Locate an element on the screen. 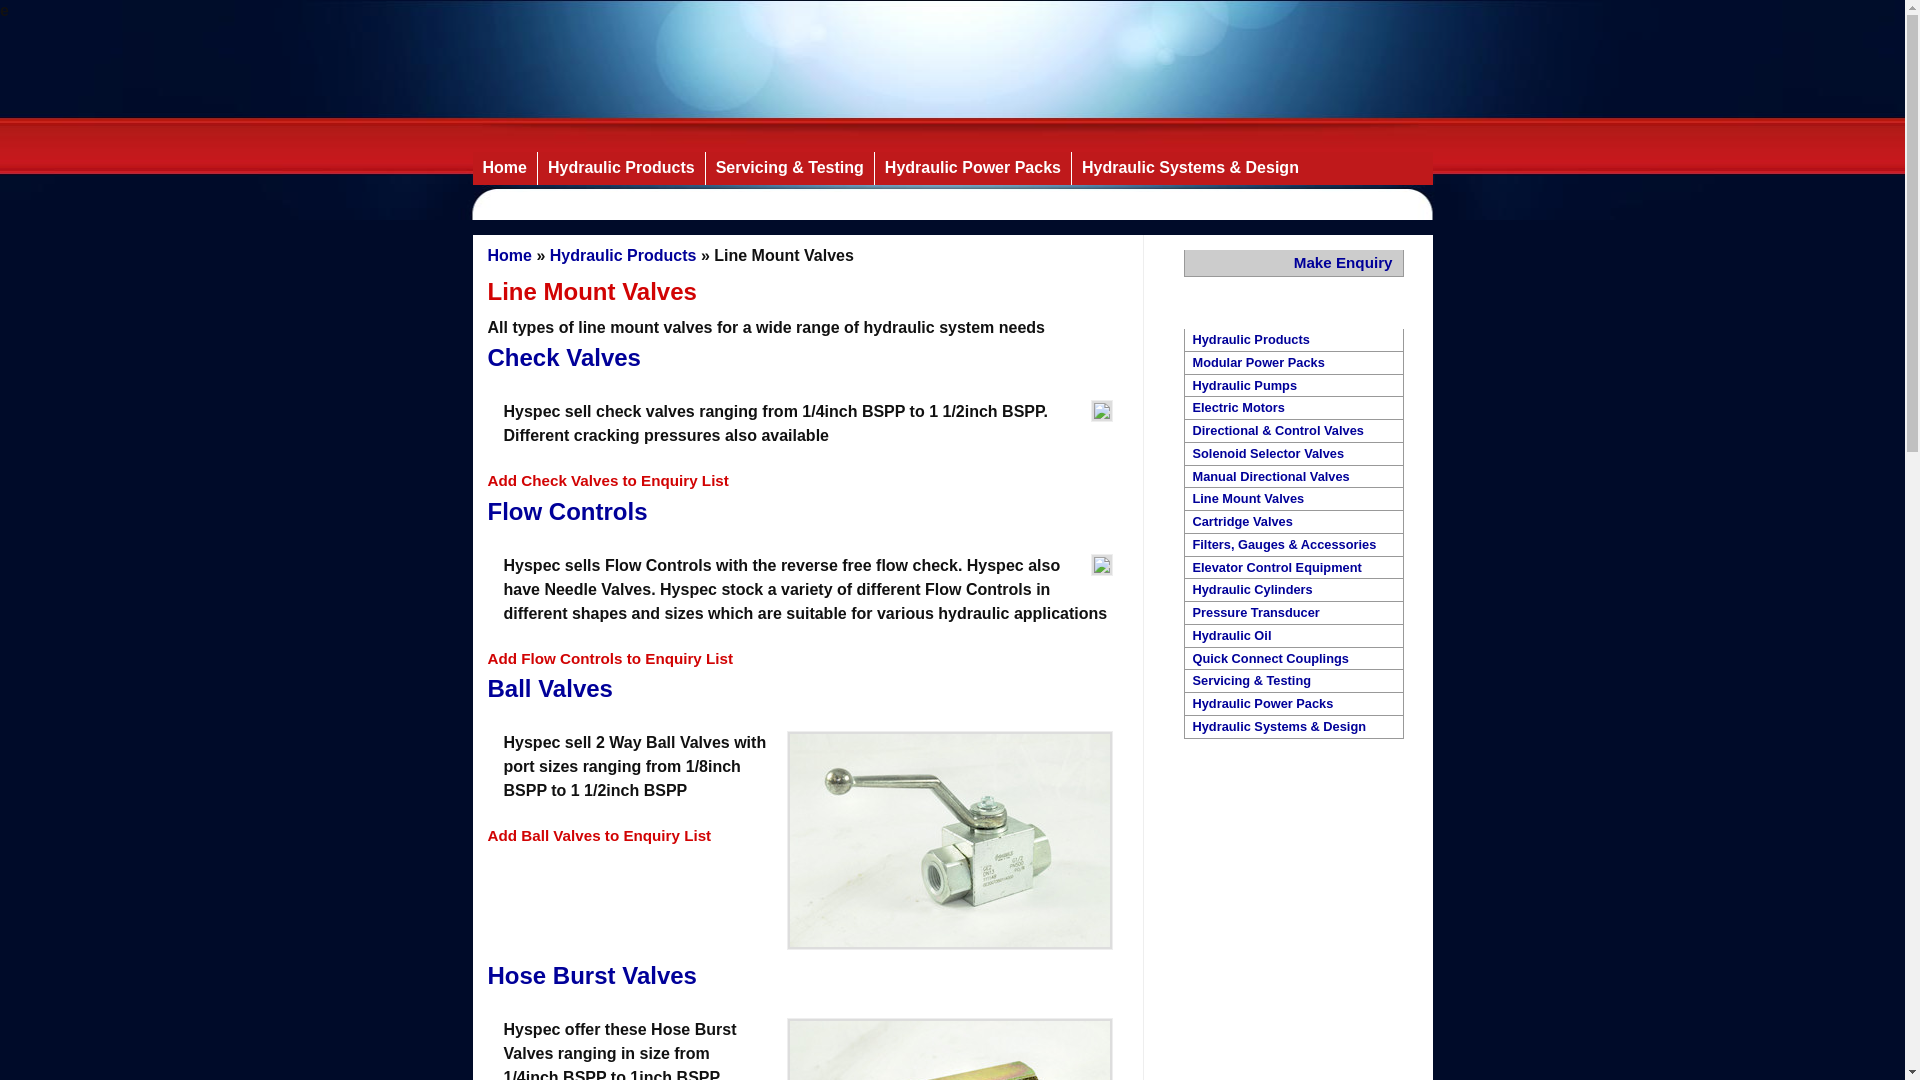 The width and height of the screenshot is (1920, 1080). 'Modular Power Packs' is located at coordinates (1292, 363).